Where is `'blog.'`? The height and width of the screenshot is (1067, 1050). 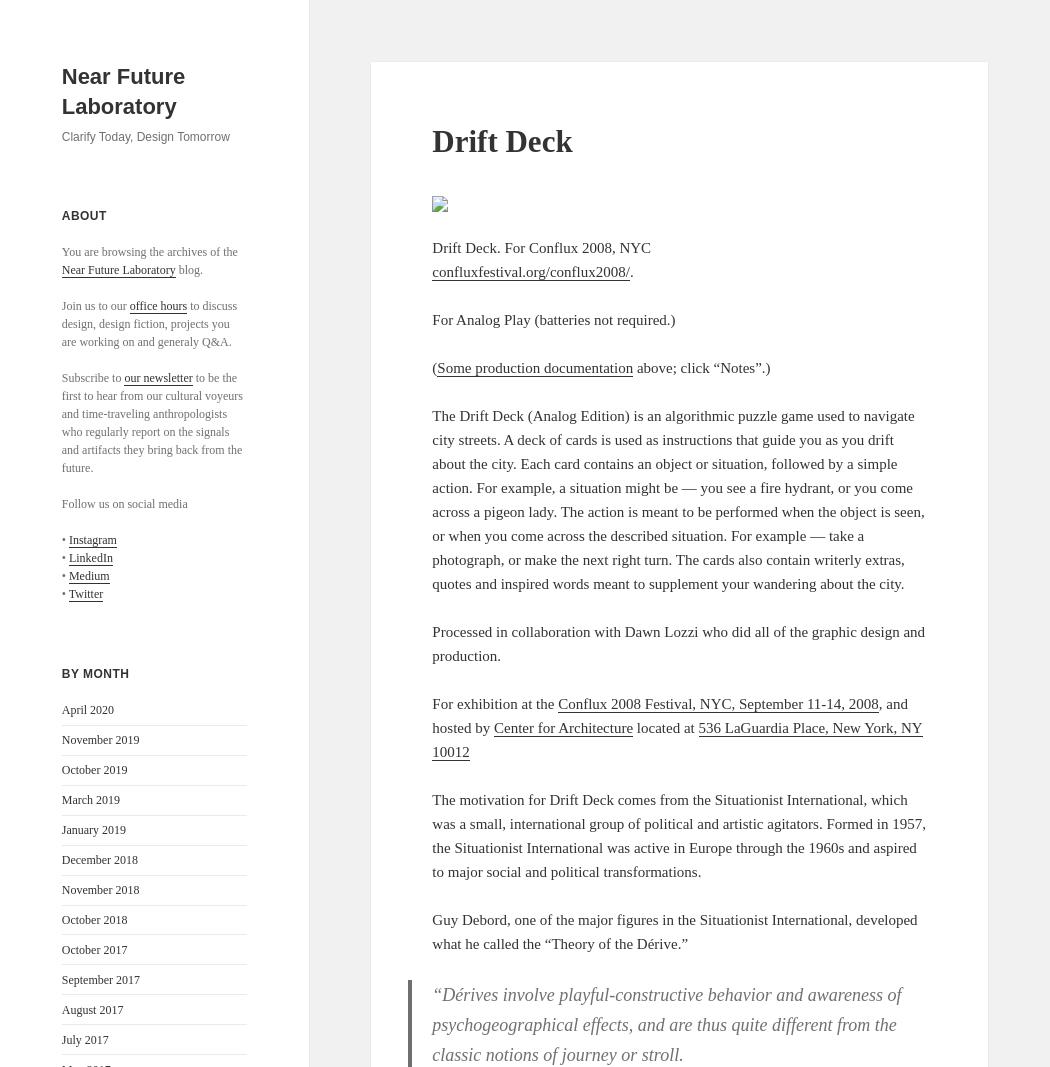 'blog.' is located at coordinates (188, 269).